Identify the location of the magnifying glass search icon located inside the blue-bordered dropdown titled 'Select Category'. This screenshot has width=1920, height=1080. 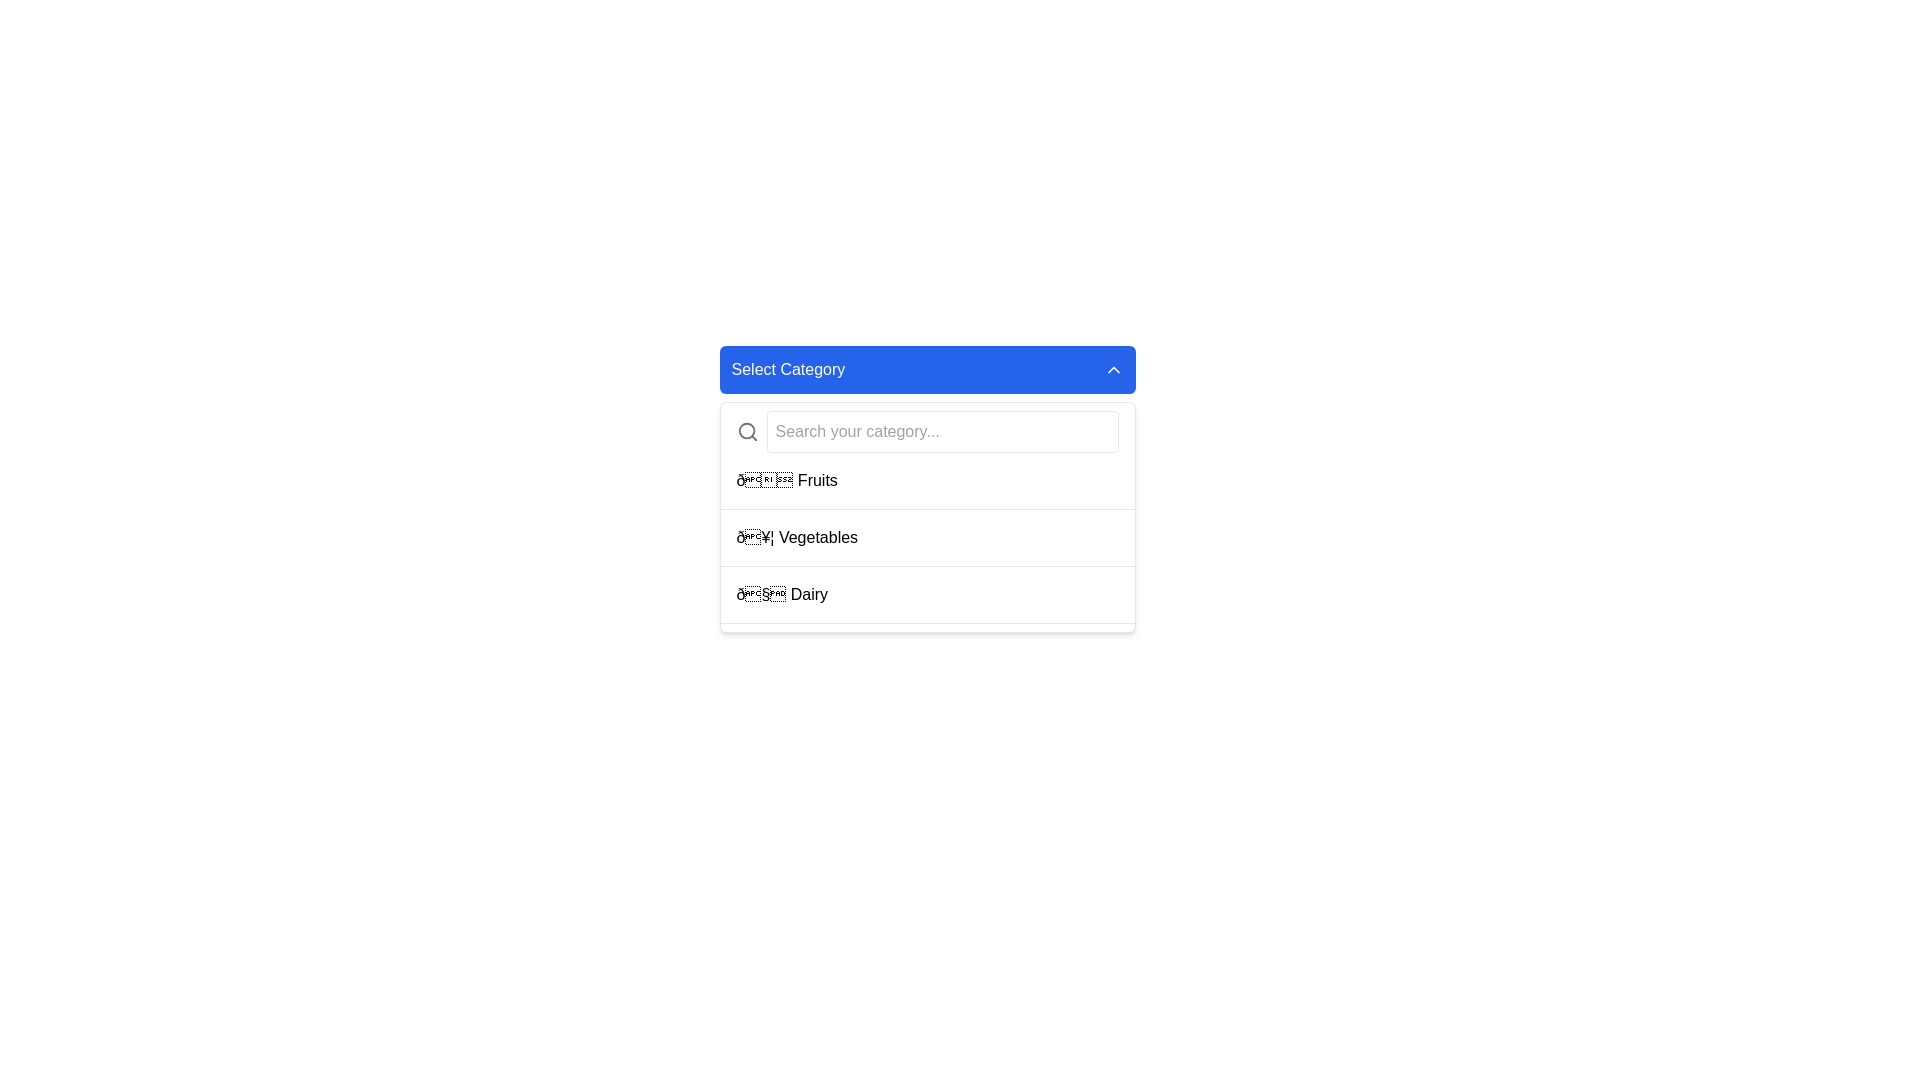
(746, 431).